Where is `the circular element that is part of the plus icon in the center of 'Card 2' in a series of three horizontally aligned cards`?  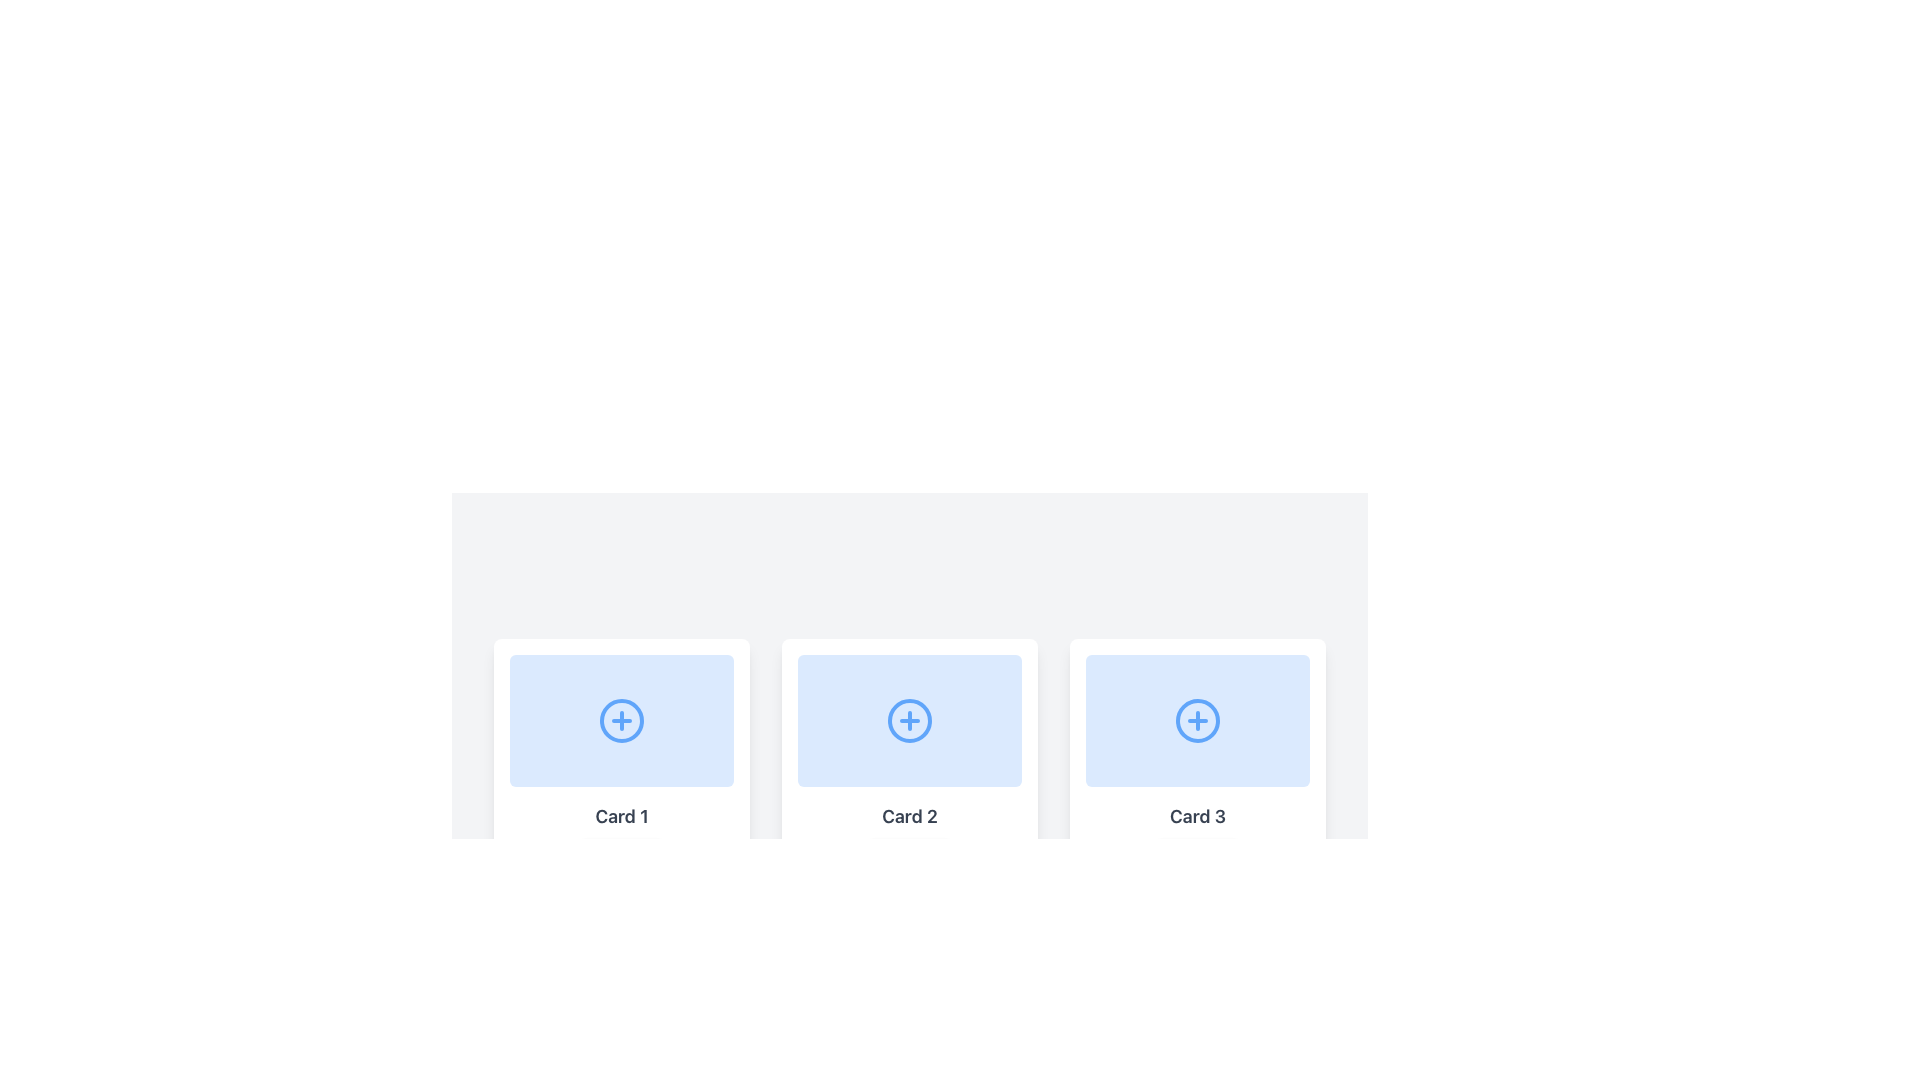
the circular element that is part of the plus icon in the center of 'Card 2' in a series of three horizontally aligned cards is located at coordinates (909, 721).